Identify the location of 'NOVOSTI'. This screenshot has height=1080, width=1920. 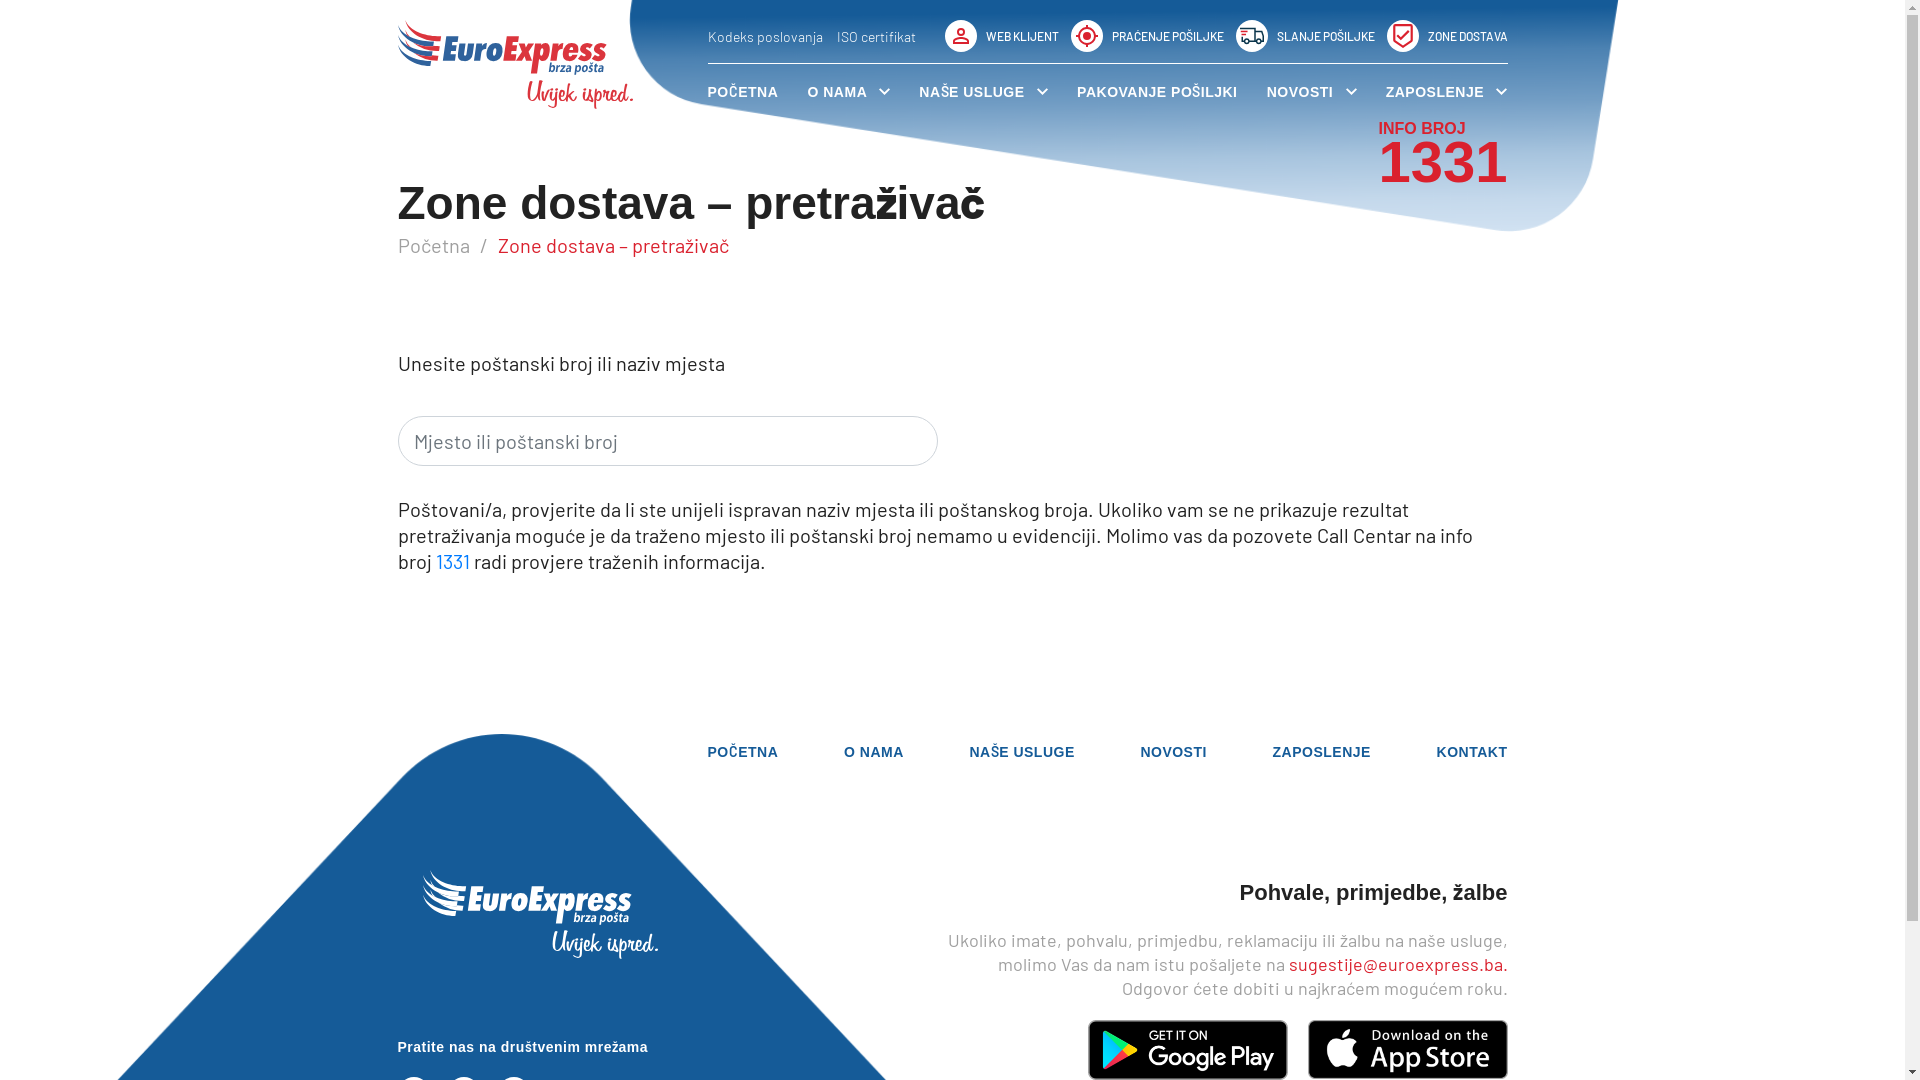
(1311, 92).